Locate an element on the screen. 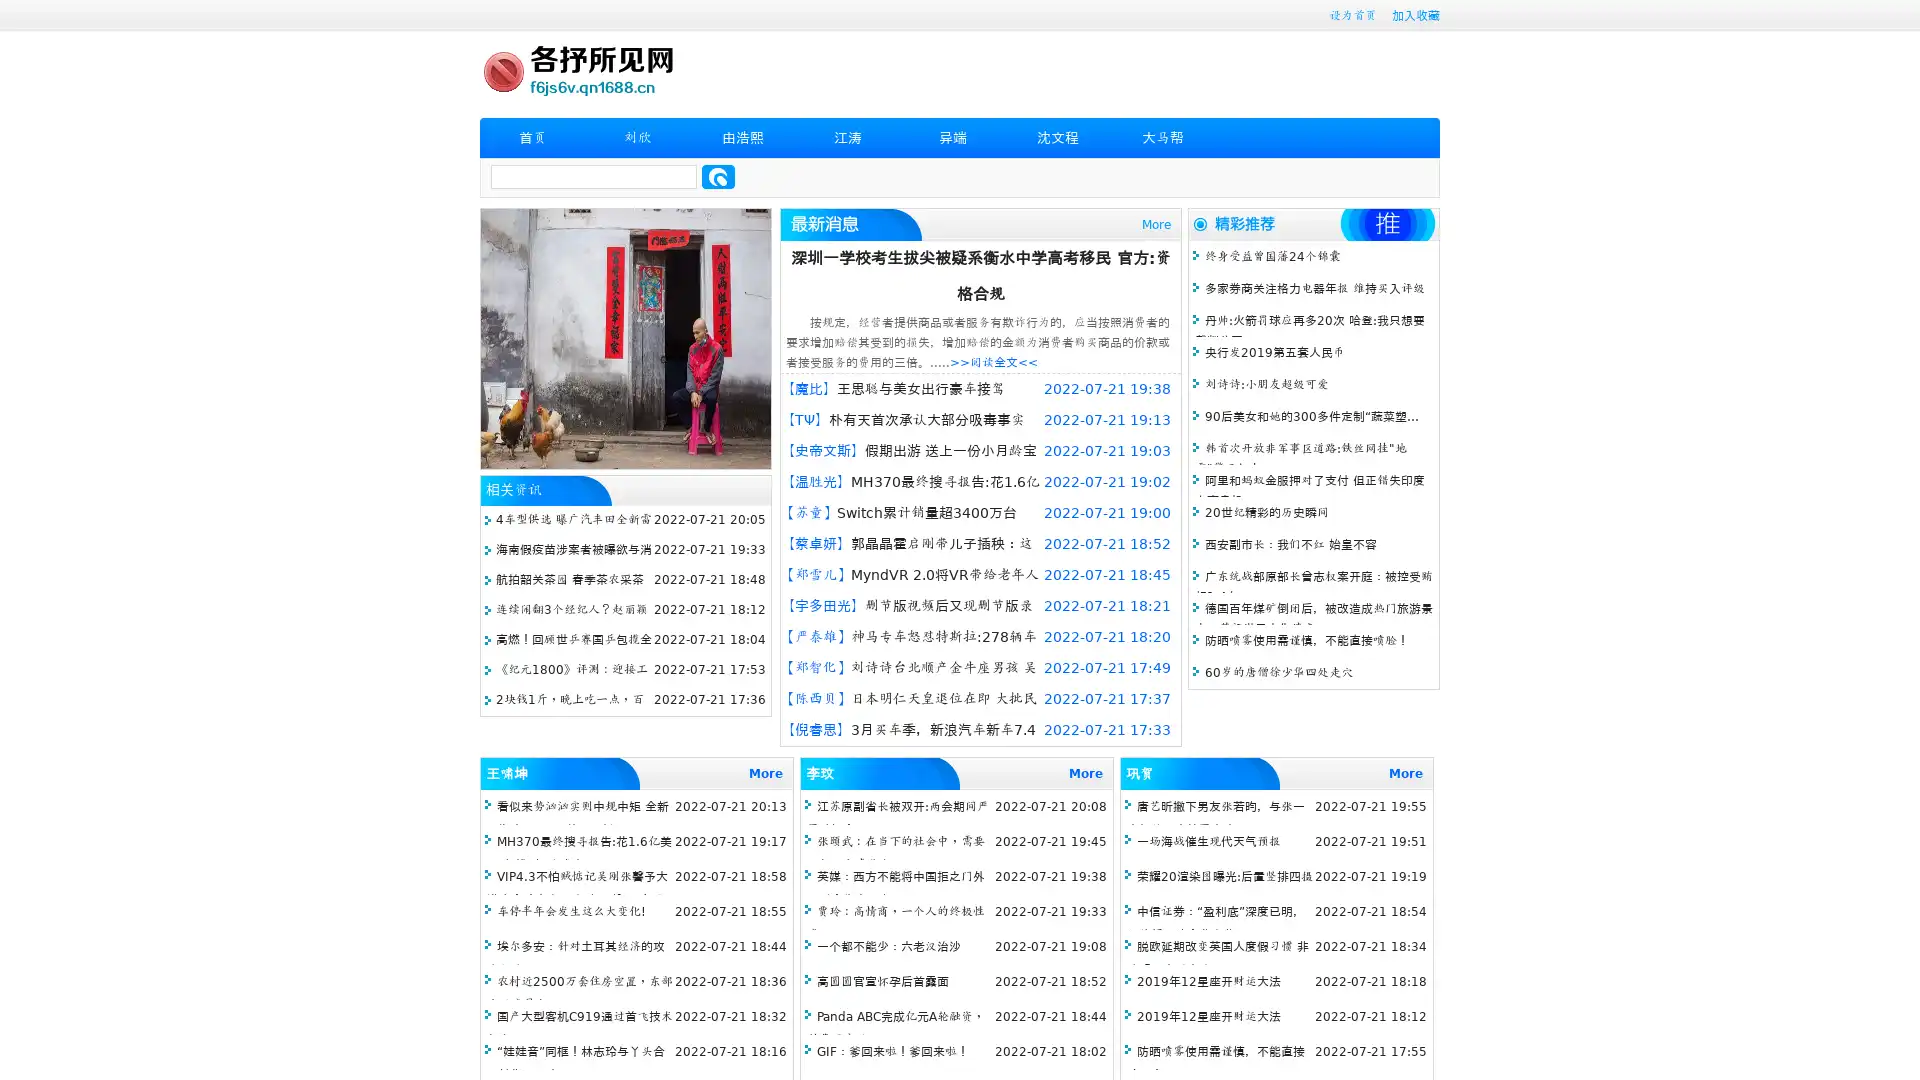 This screenshot has height=1080, width=1920. Search is located at coordinates (718, 176).